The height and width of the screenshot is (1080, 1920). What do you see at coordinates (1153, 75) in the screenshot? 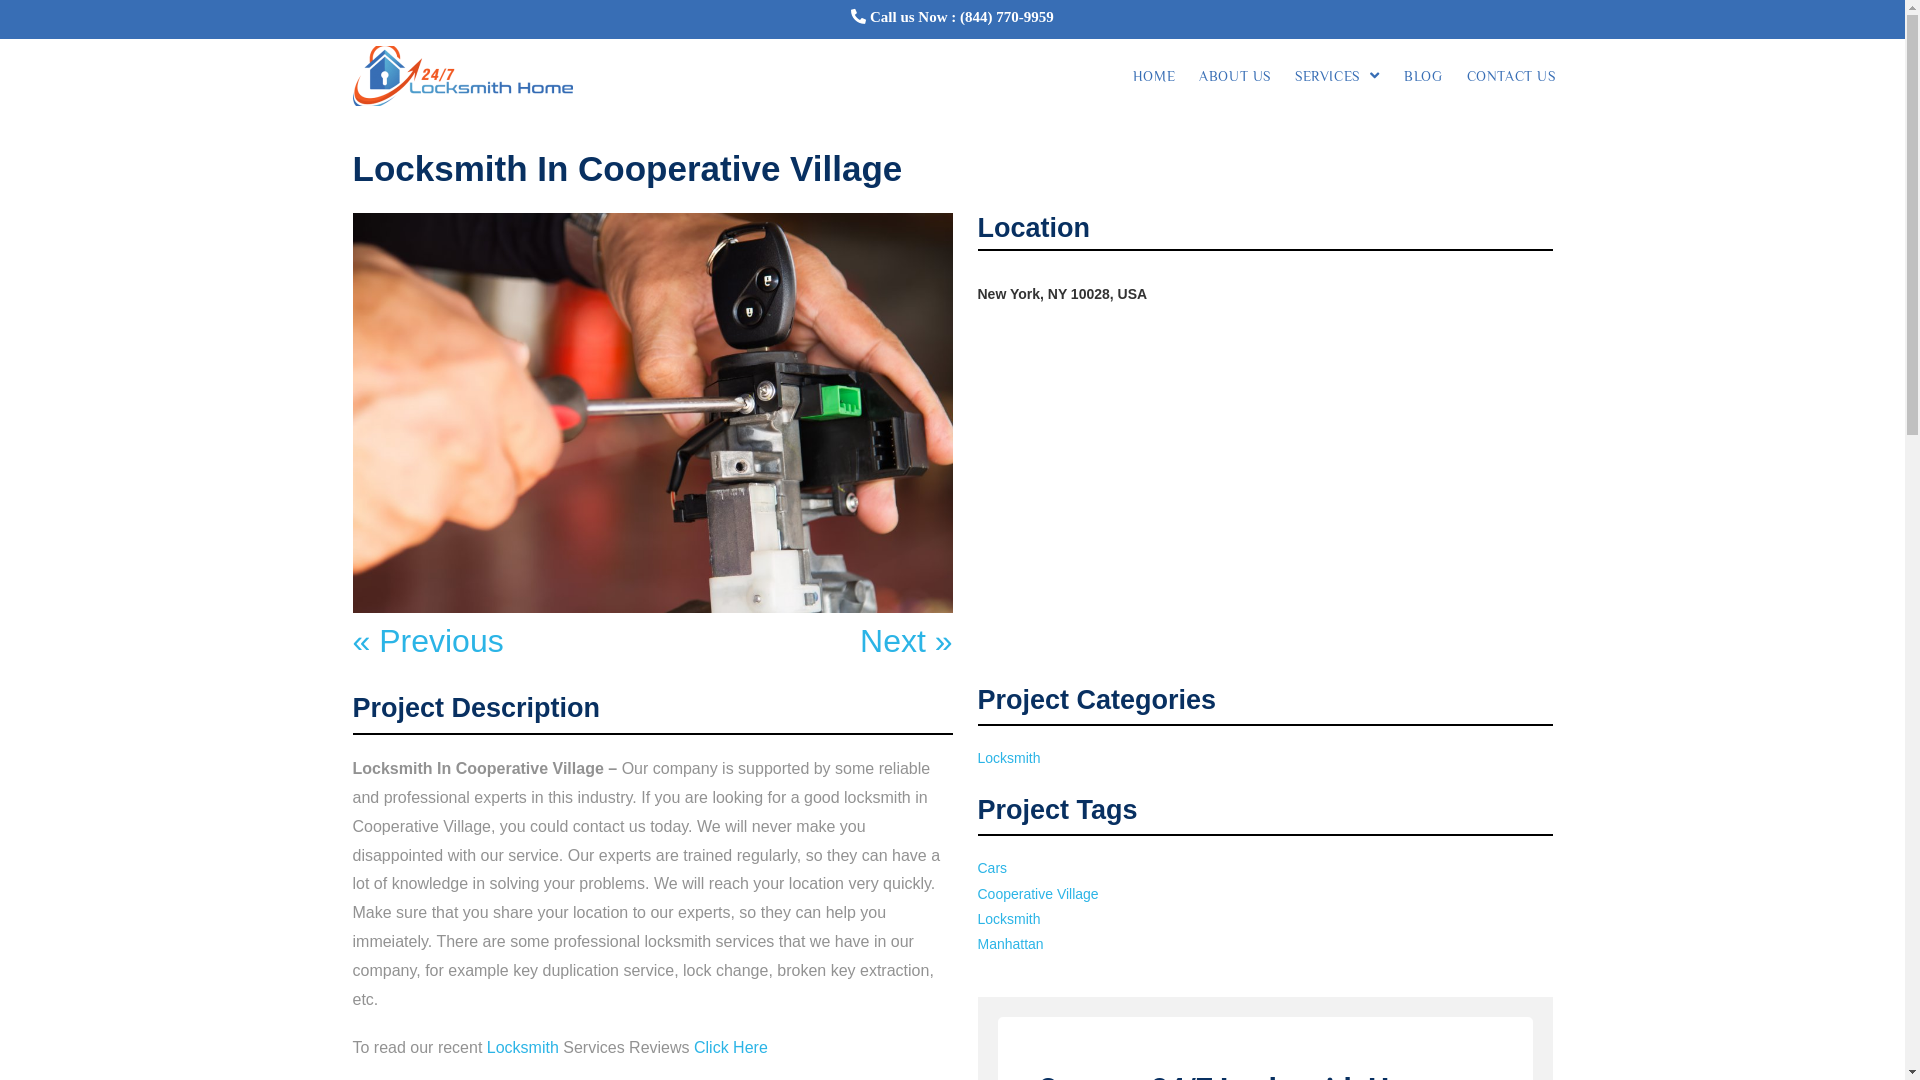
I see `'HOME'` at bounding box center [1153, 75].